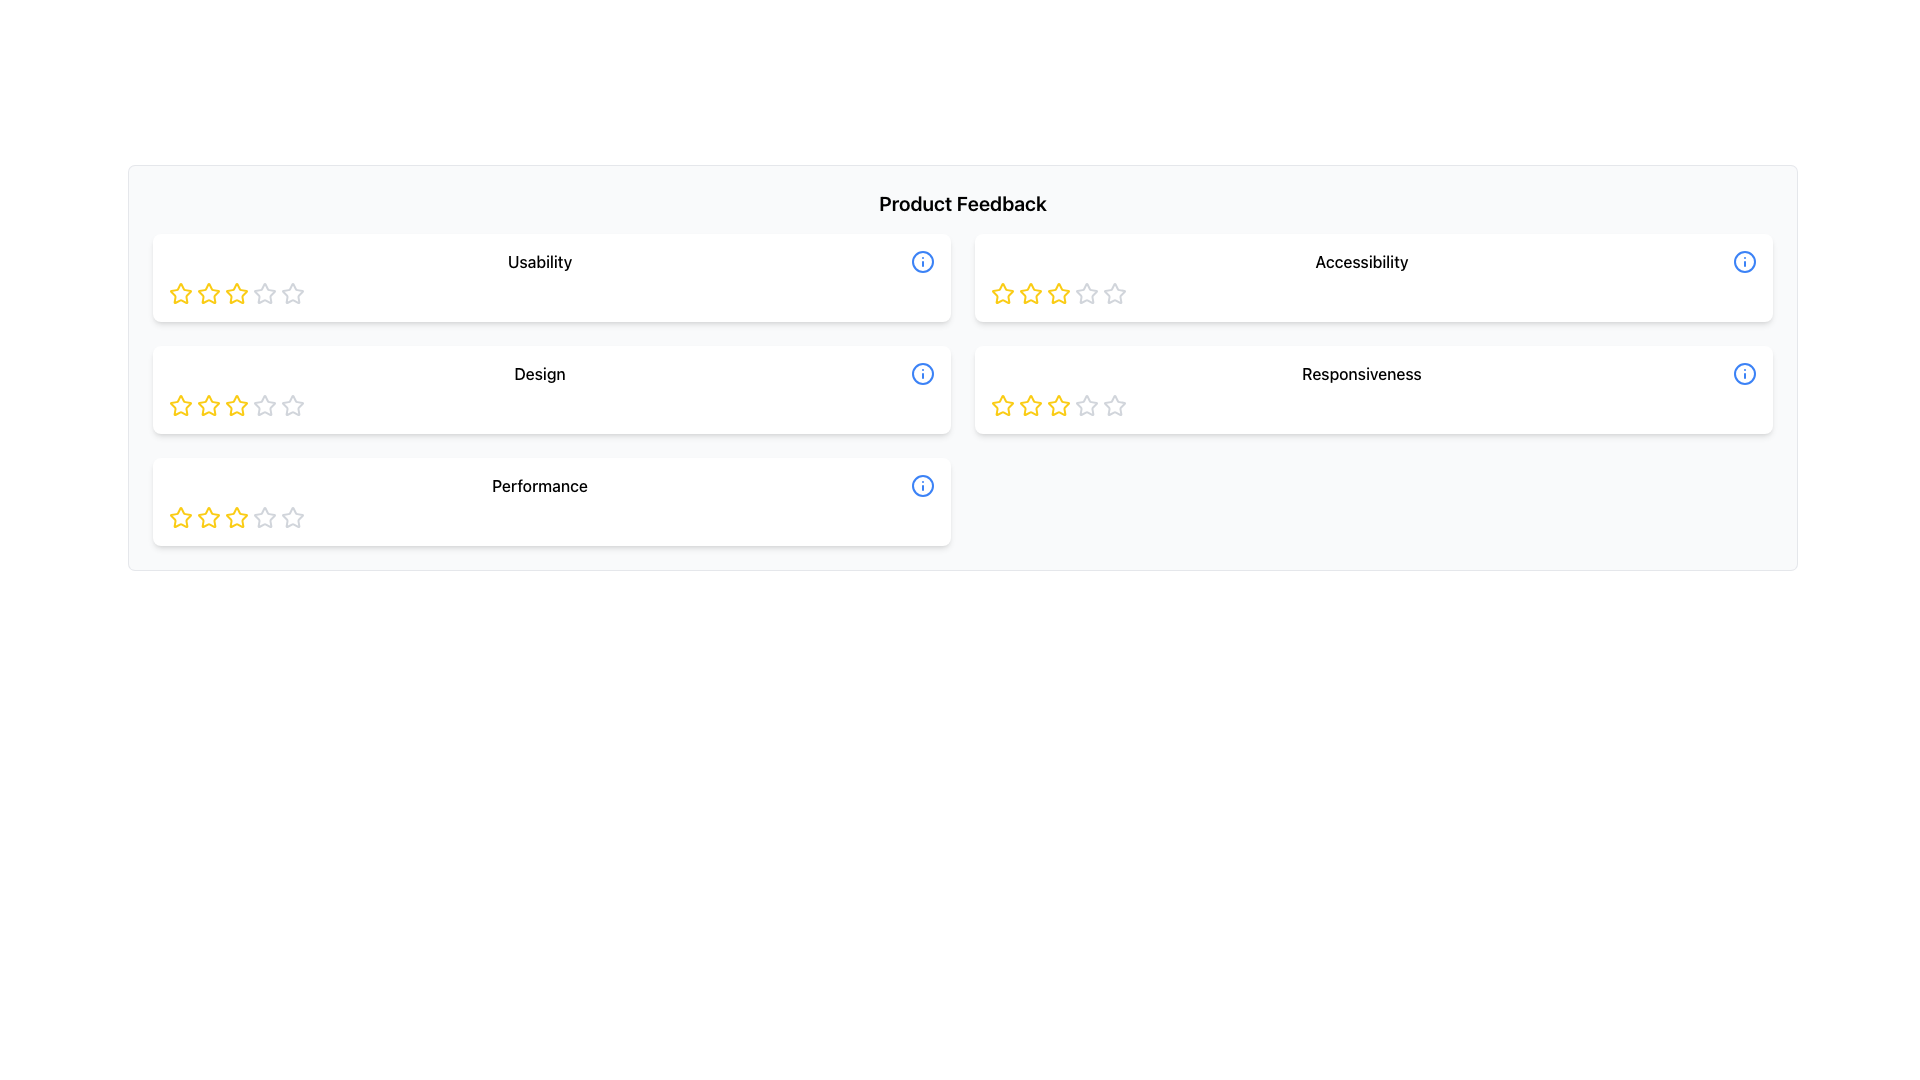  What do you see at coordinates (1113, 405) in the screenshot?
I see `the fourth rating star icon` at bounding box center [1113, 405].